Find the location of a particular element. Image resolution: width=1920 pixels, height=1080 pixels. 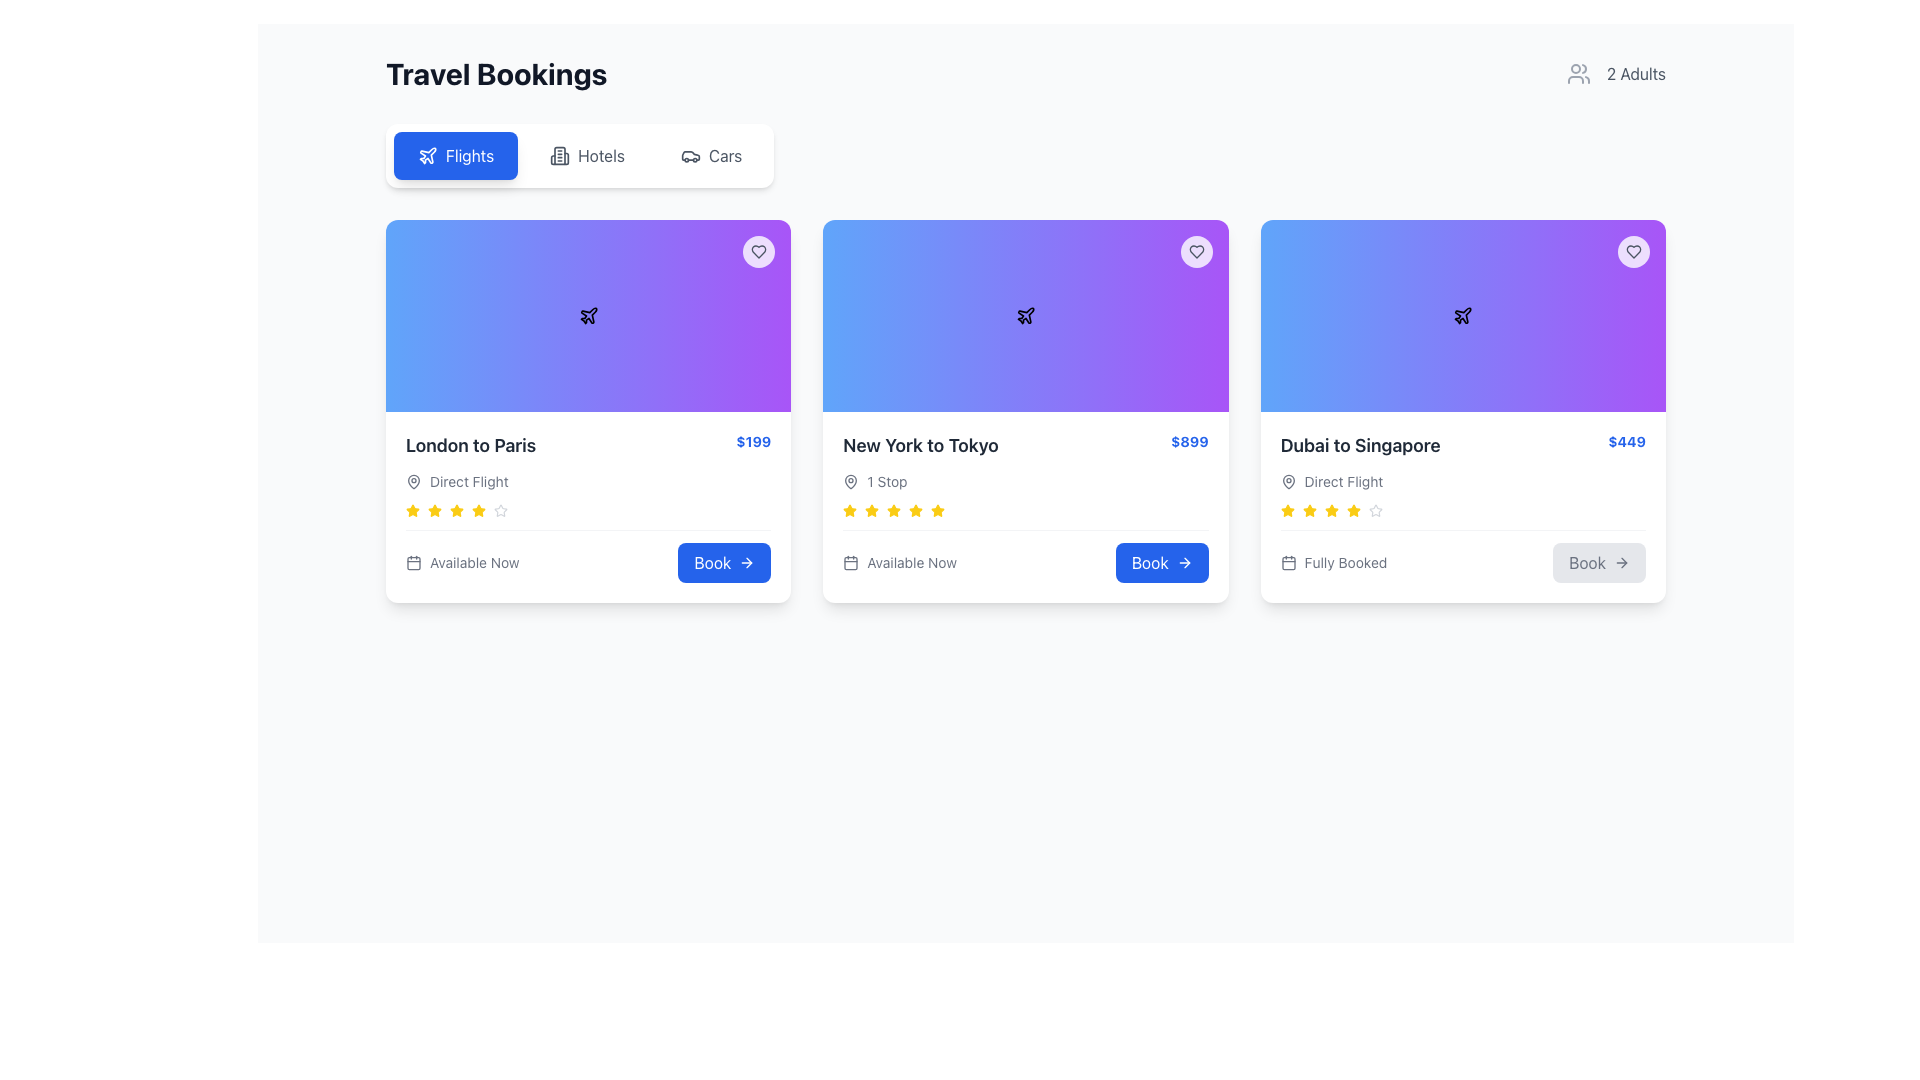

the rightward-pointing arrow icon located on the blue 'Book' button within the 'New York to Tokyo' card is located at coordinates (1184, 563).